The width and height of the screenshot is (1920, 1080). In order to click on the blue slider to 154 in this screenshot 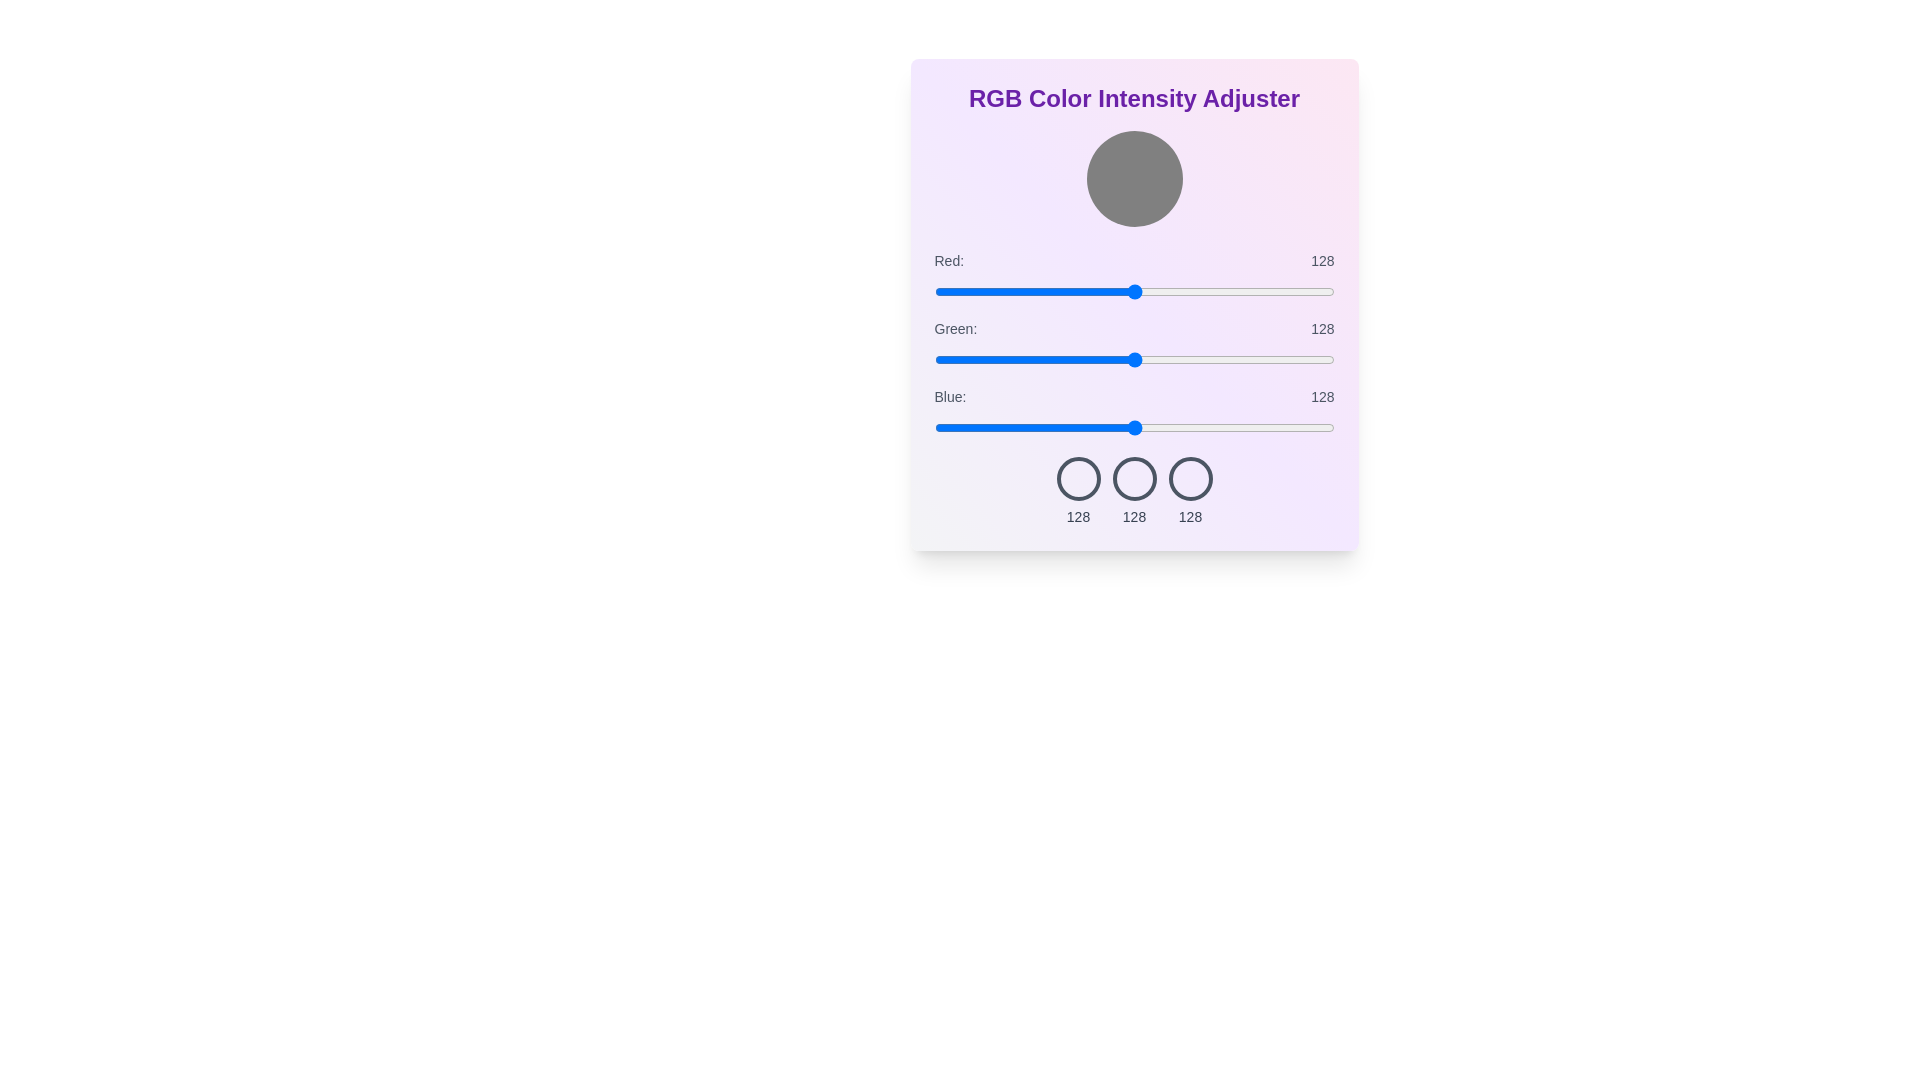, I will do `click(1176, 427)`.